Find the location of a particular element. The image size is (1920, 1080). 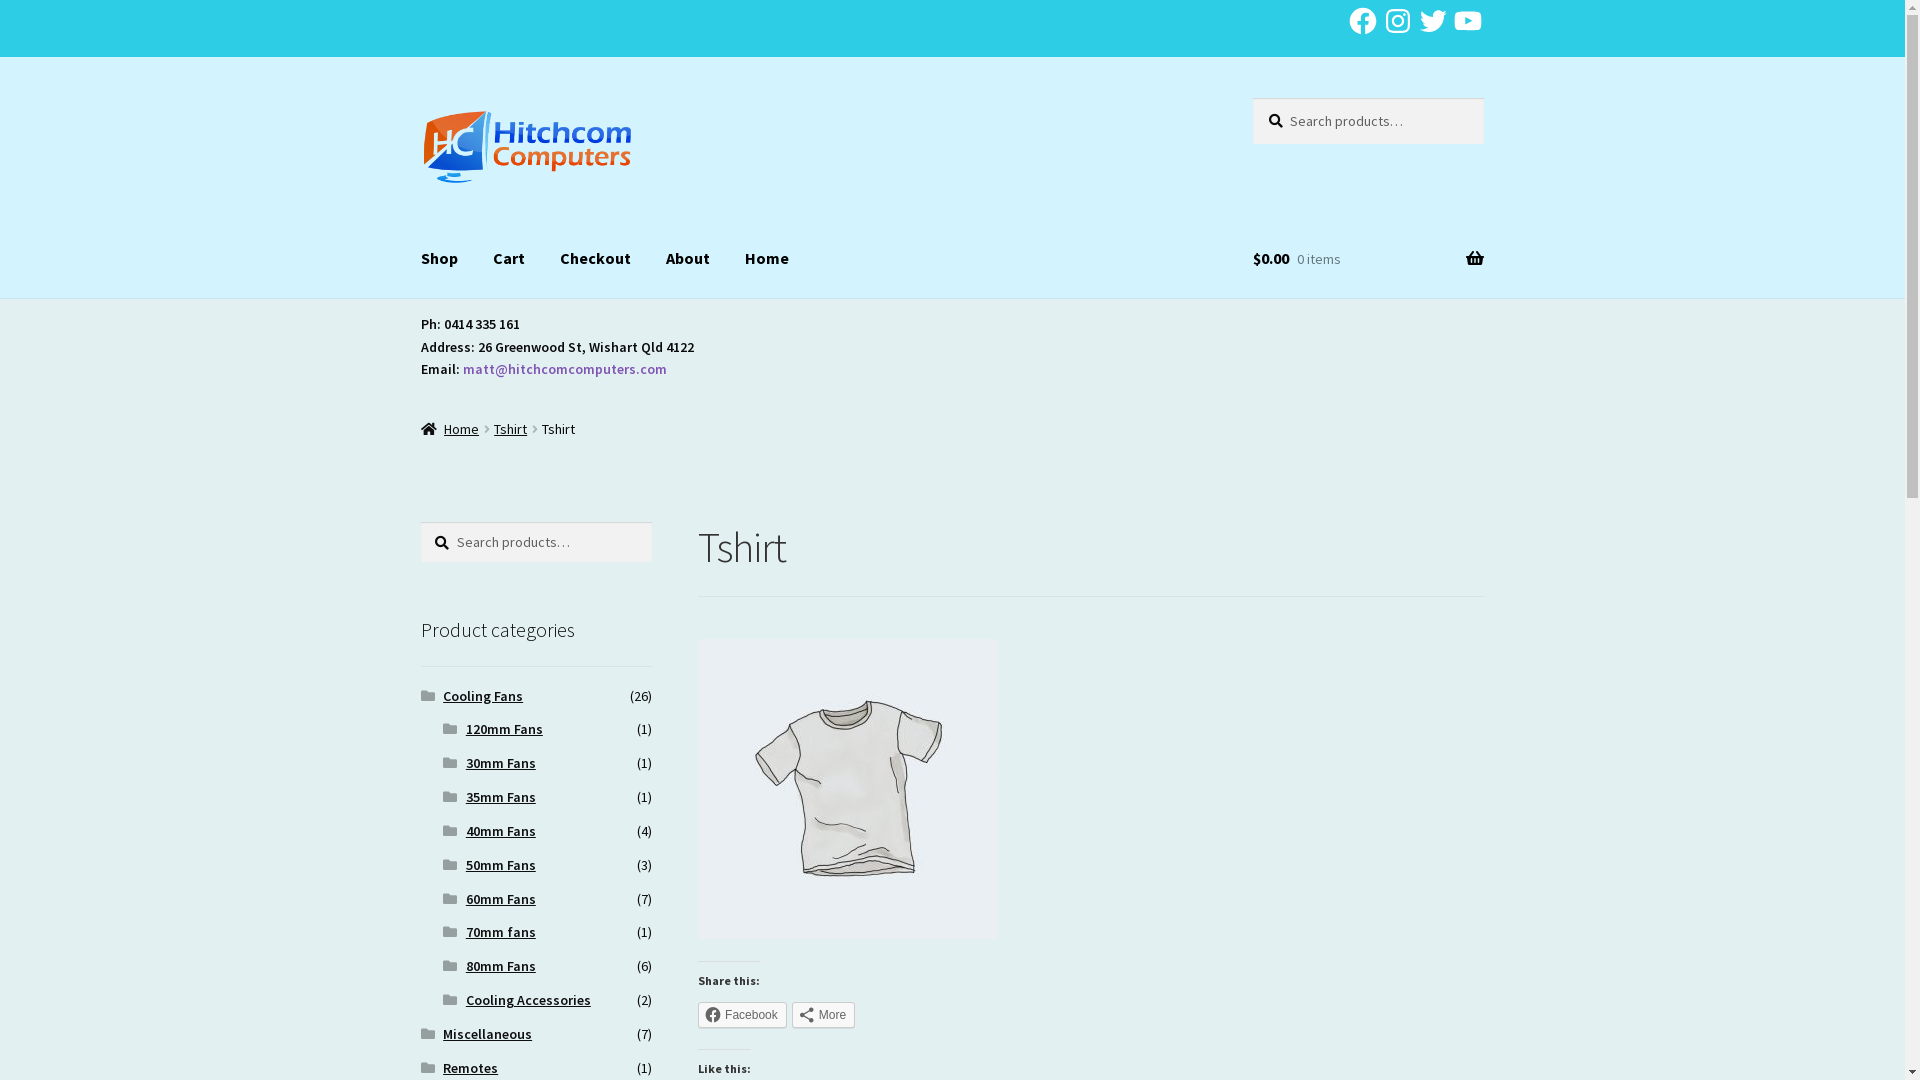

'$0.00 0 items' is located at coordinates (1367, 257).